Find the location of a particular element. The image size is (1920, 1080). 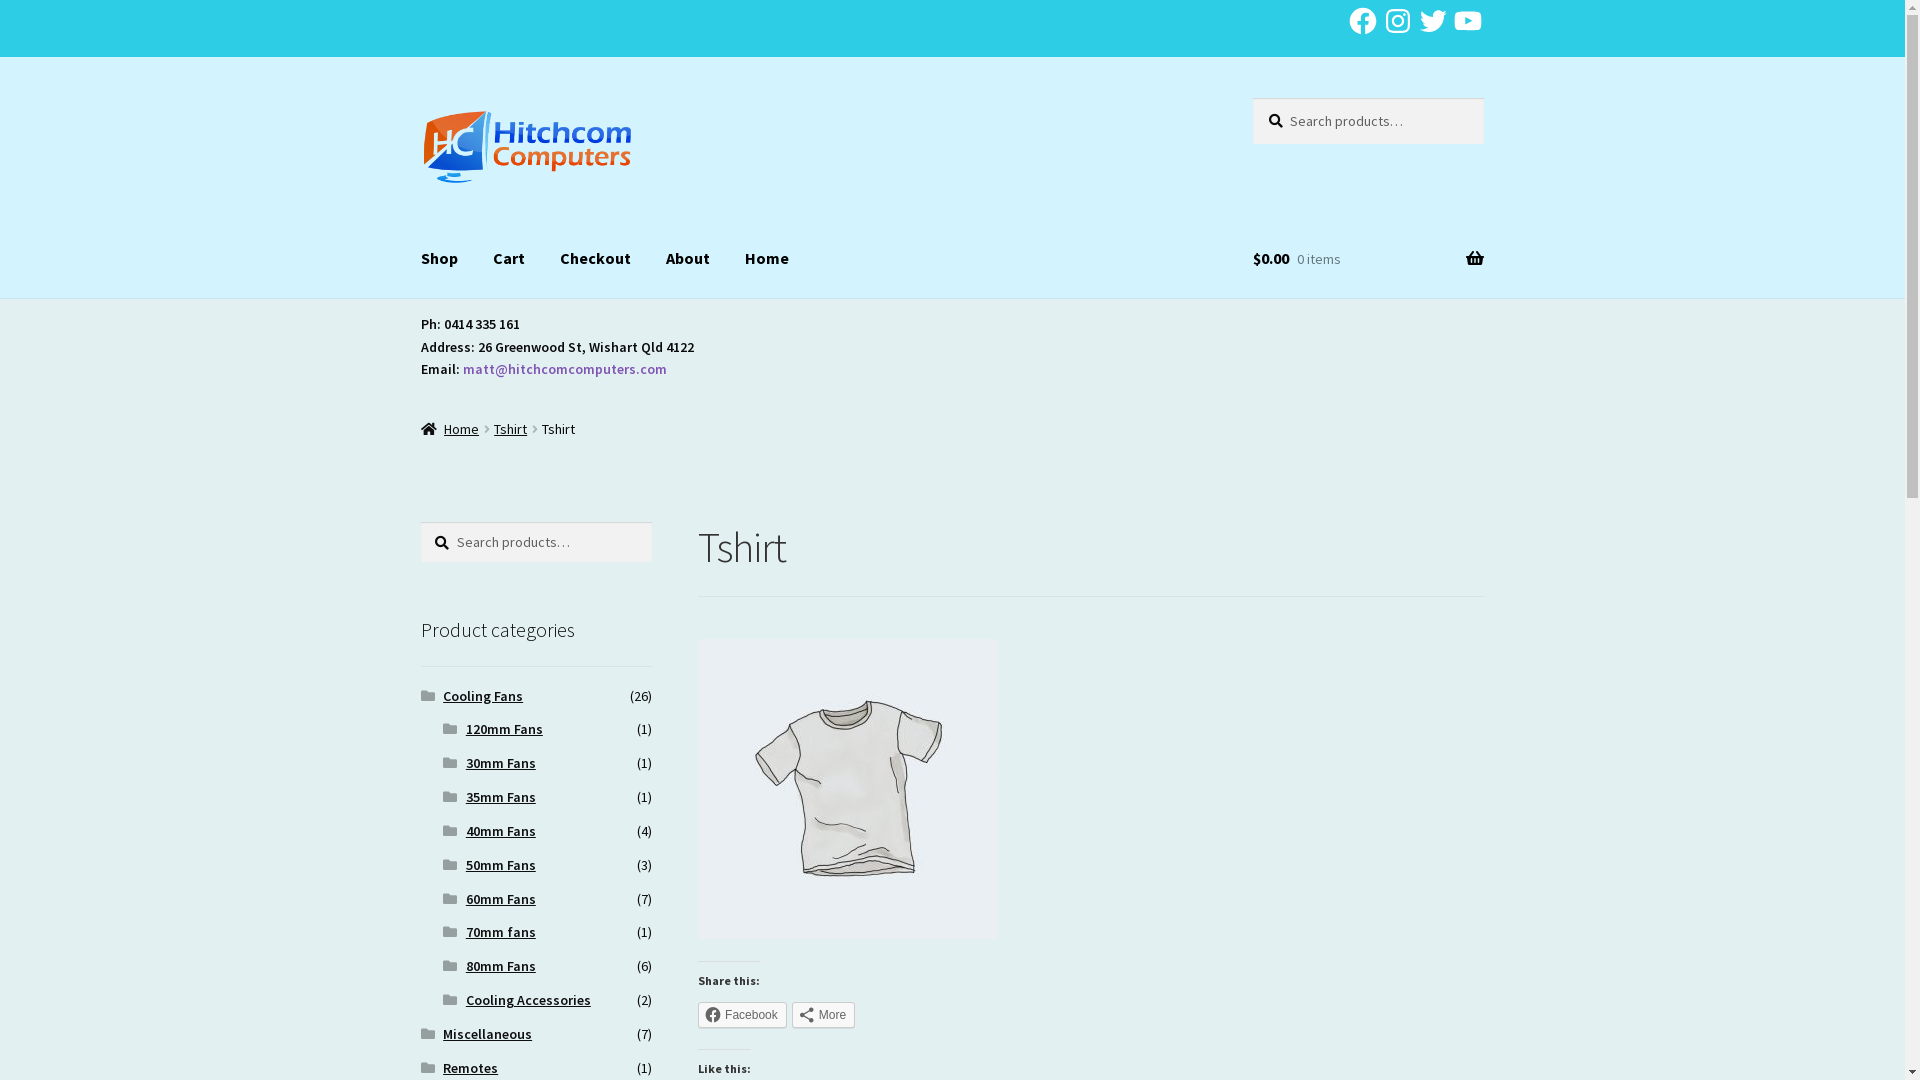

'$0.00 0 items' is located at coordinates (1367, 257).